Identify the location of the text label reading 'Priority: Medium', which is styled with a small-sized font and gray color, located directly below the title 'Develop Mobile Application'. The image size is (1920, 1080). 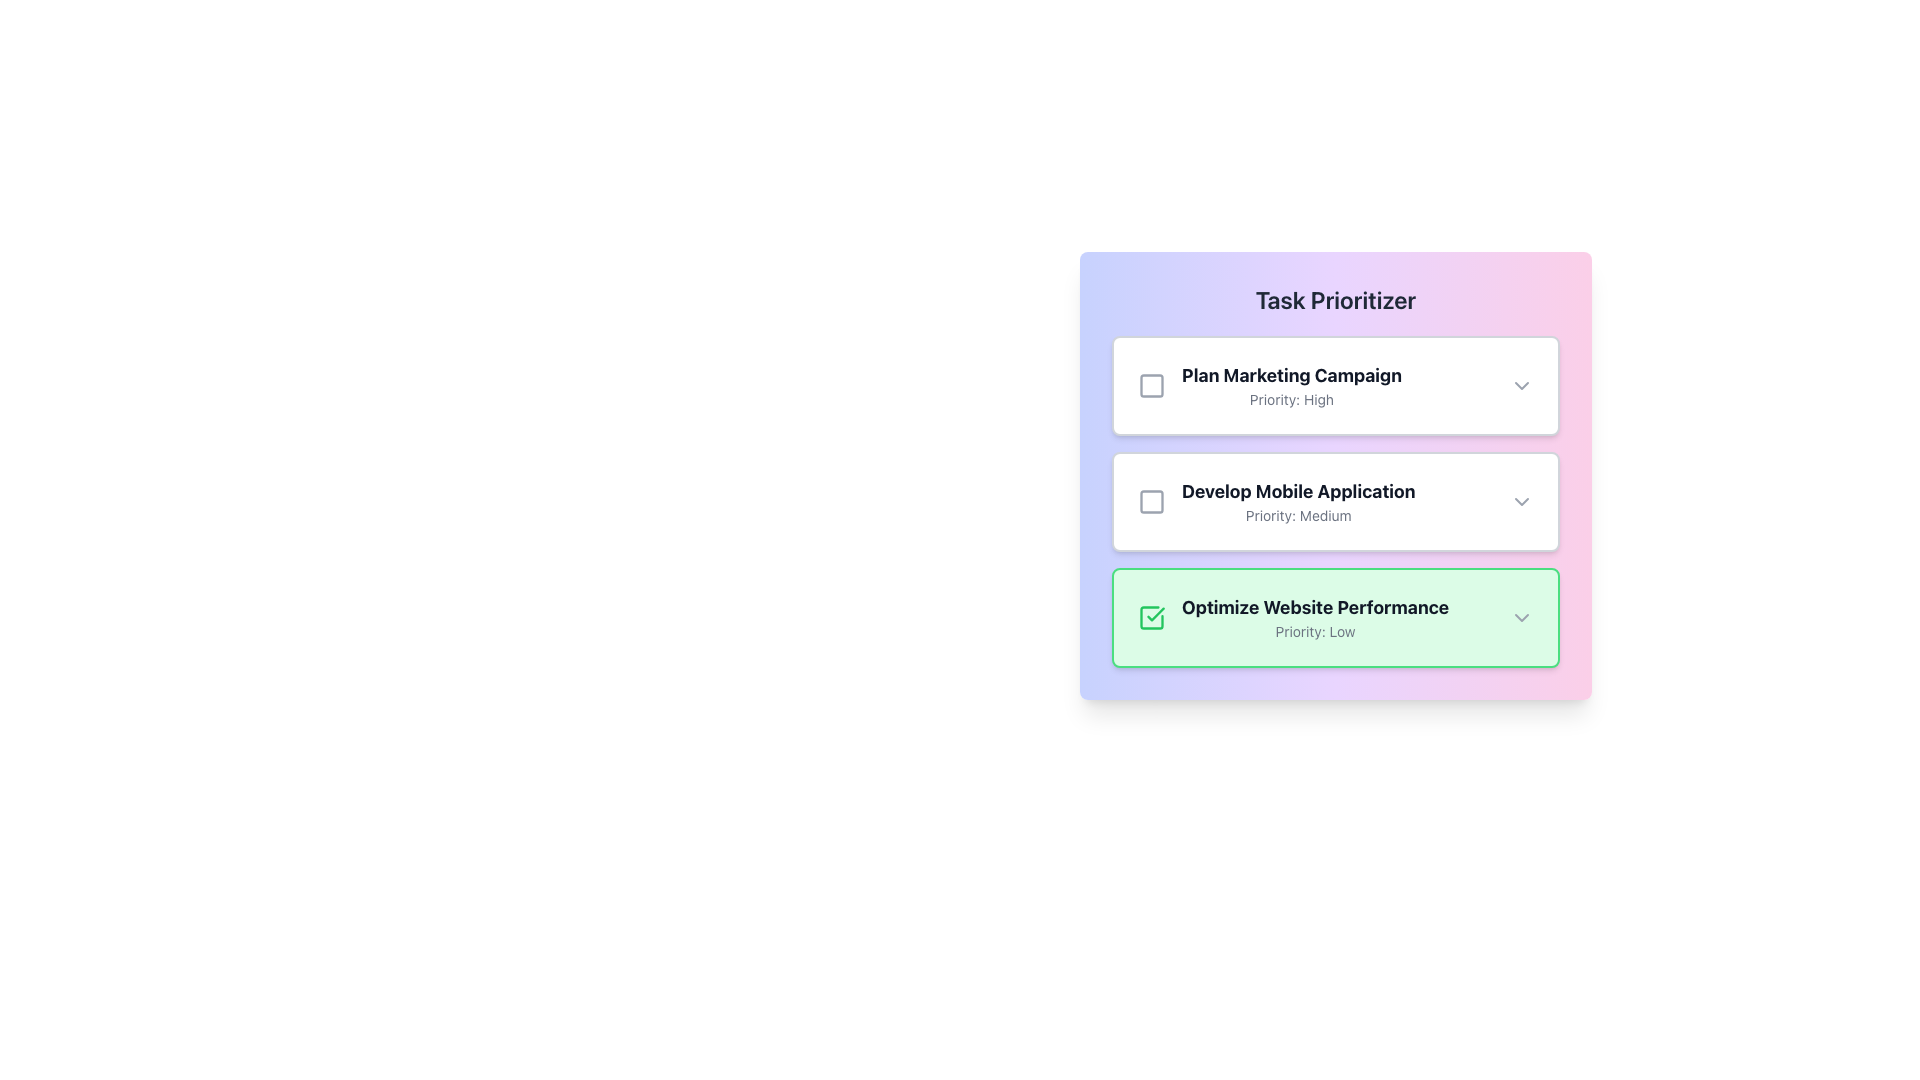
(1298, 515).